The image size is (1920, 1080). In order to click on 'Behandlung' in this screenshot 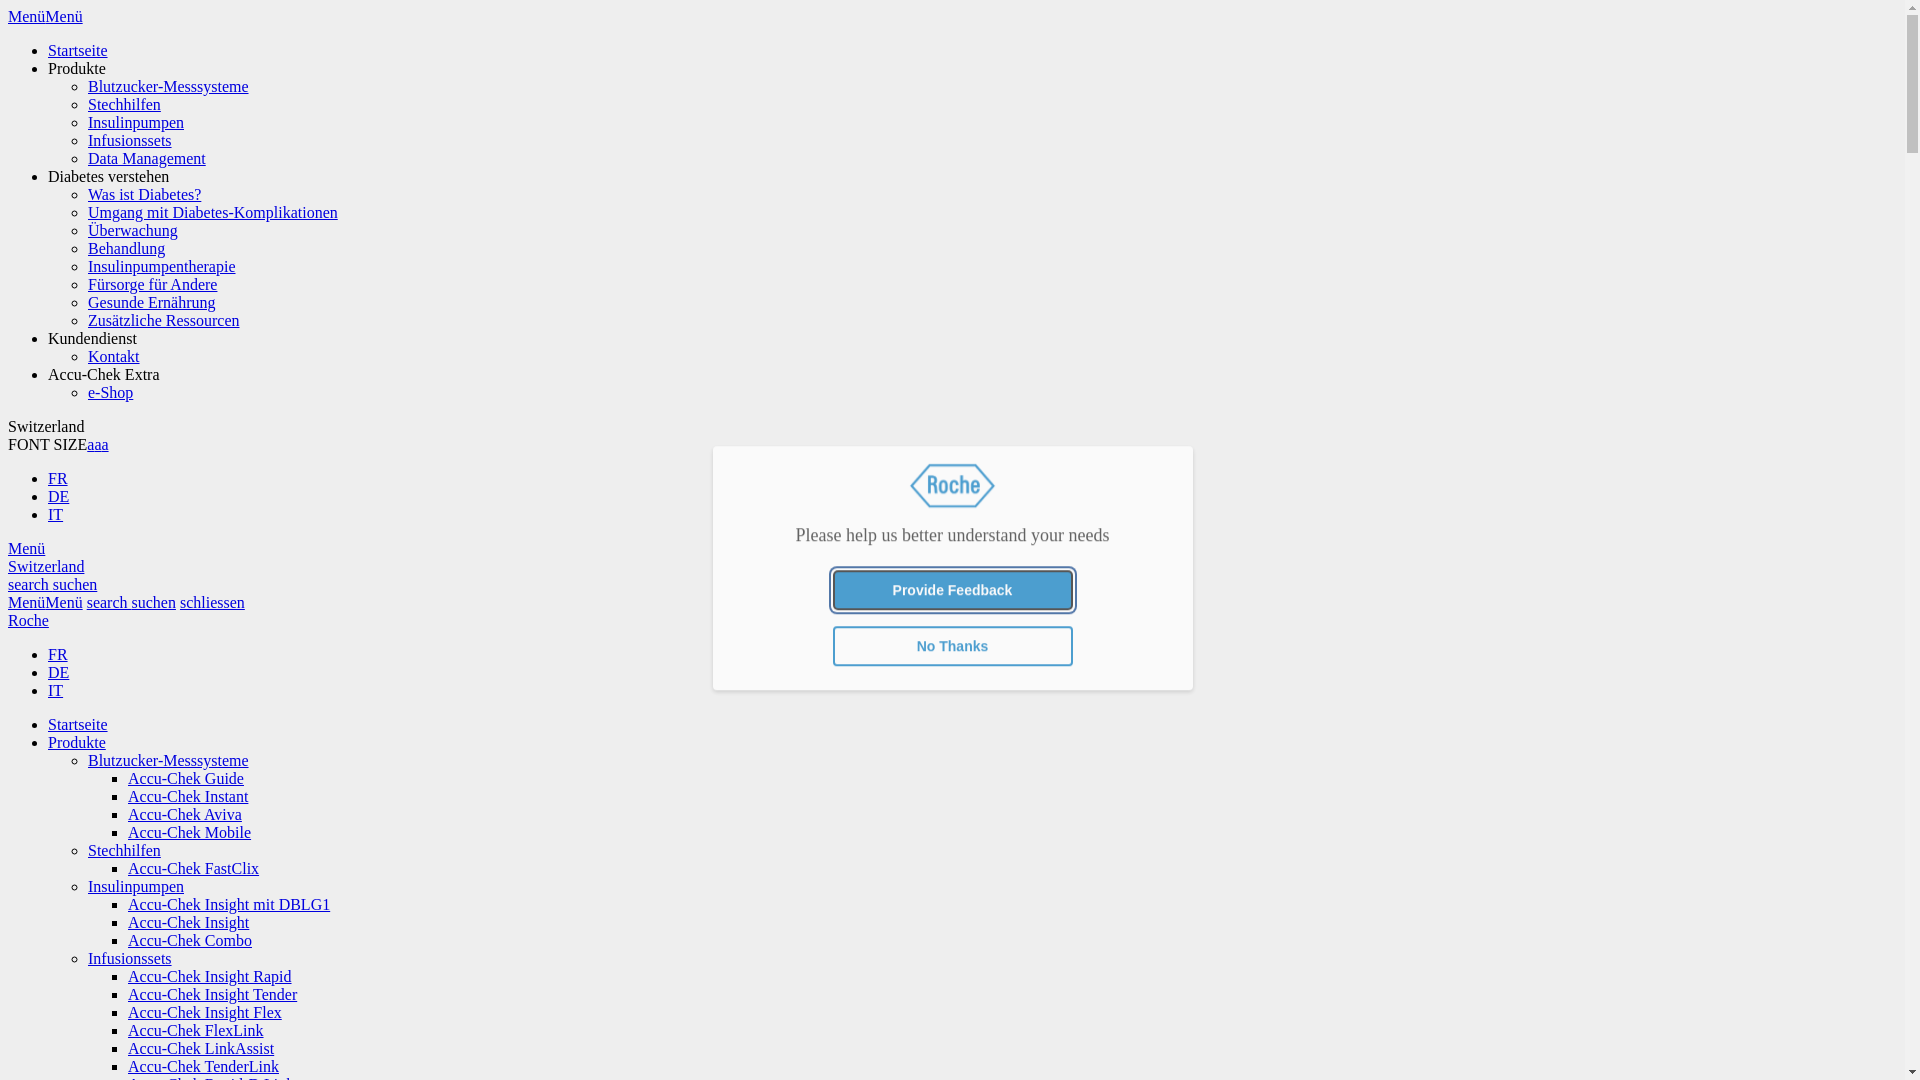, I will do `click(125, 247)`.